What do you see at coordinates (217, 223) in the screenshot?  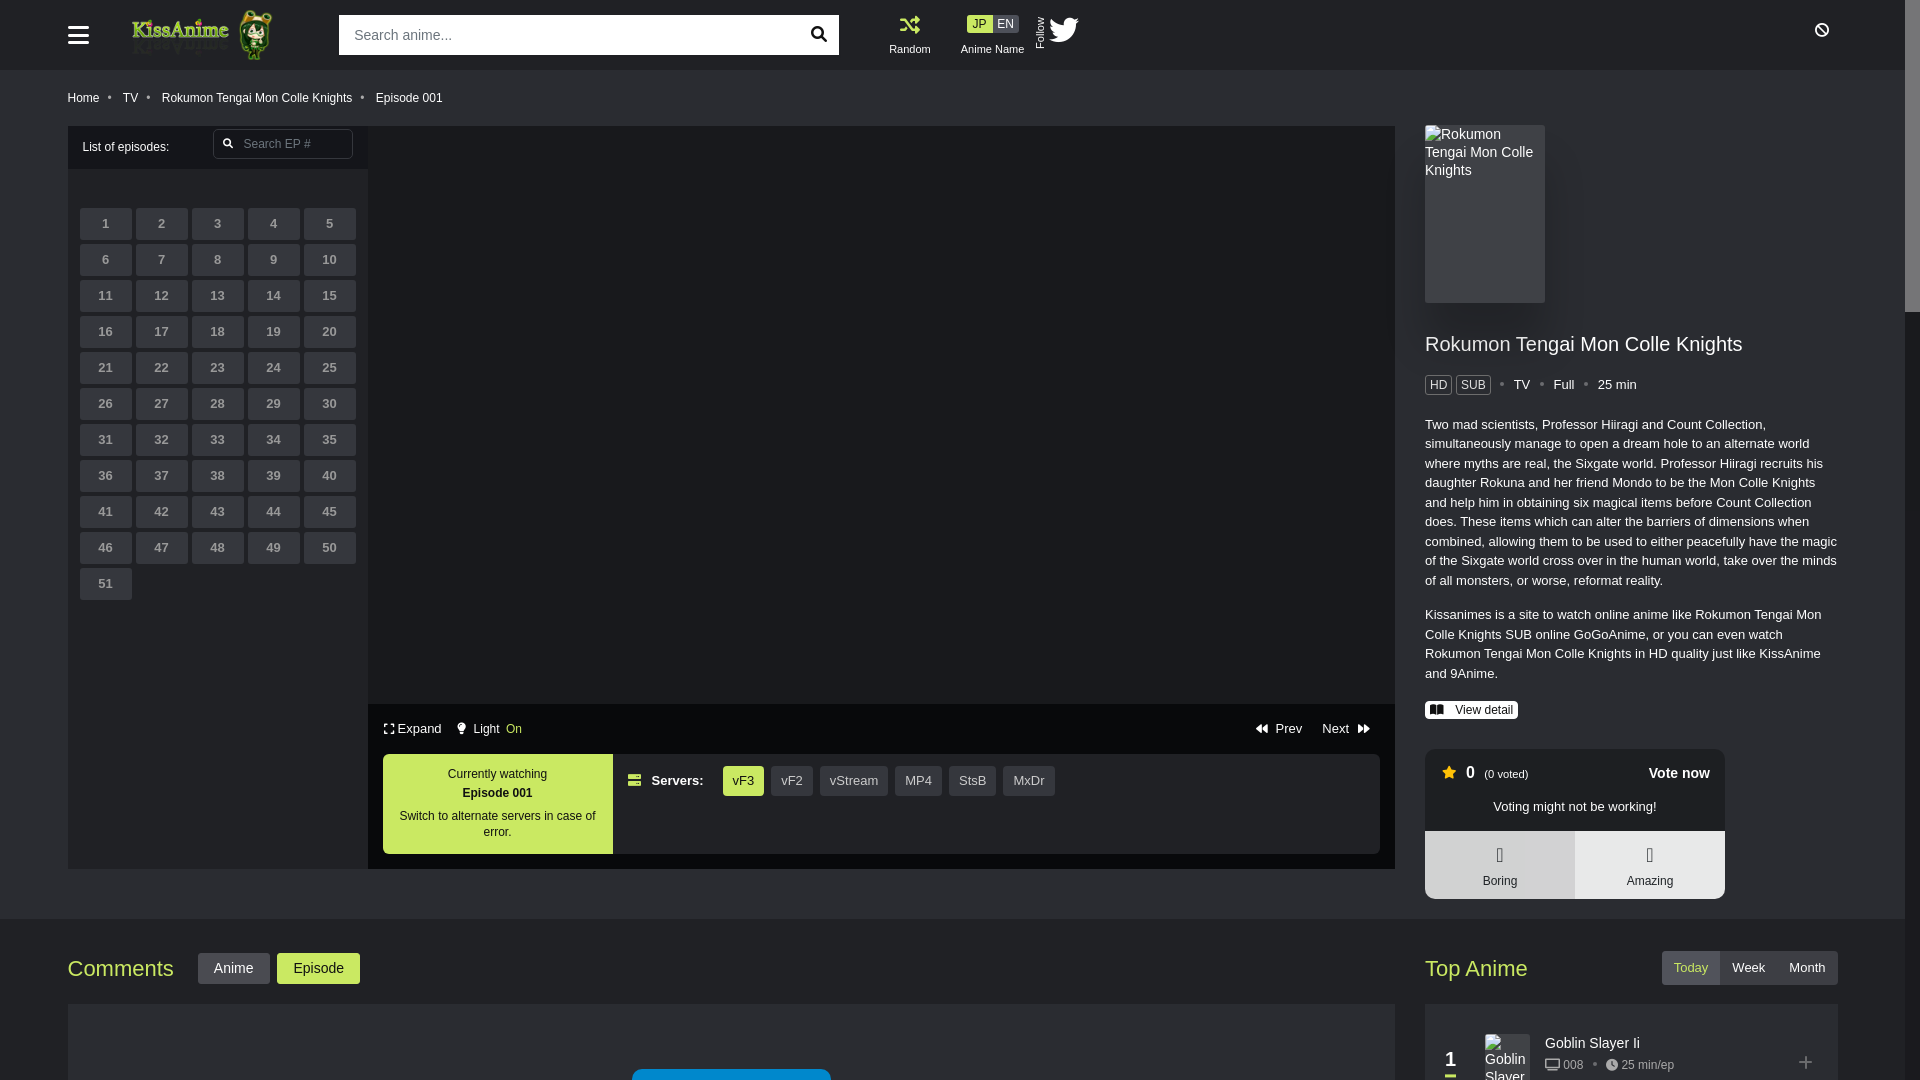 I see `'3'` at bounding box center [217, 223].